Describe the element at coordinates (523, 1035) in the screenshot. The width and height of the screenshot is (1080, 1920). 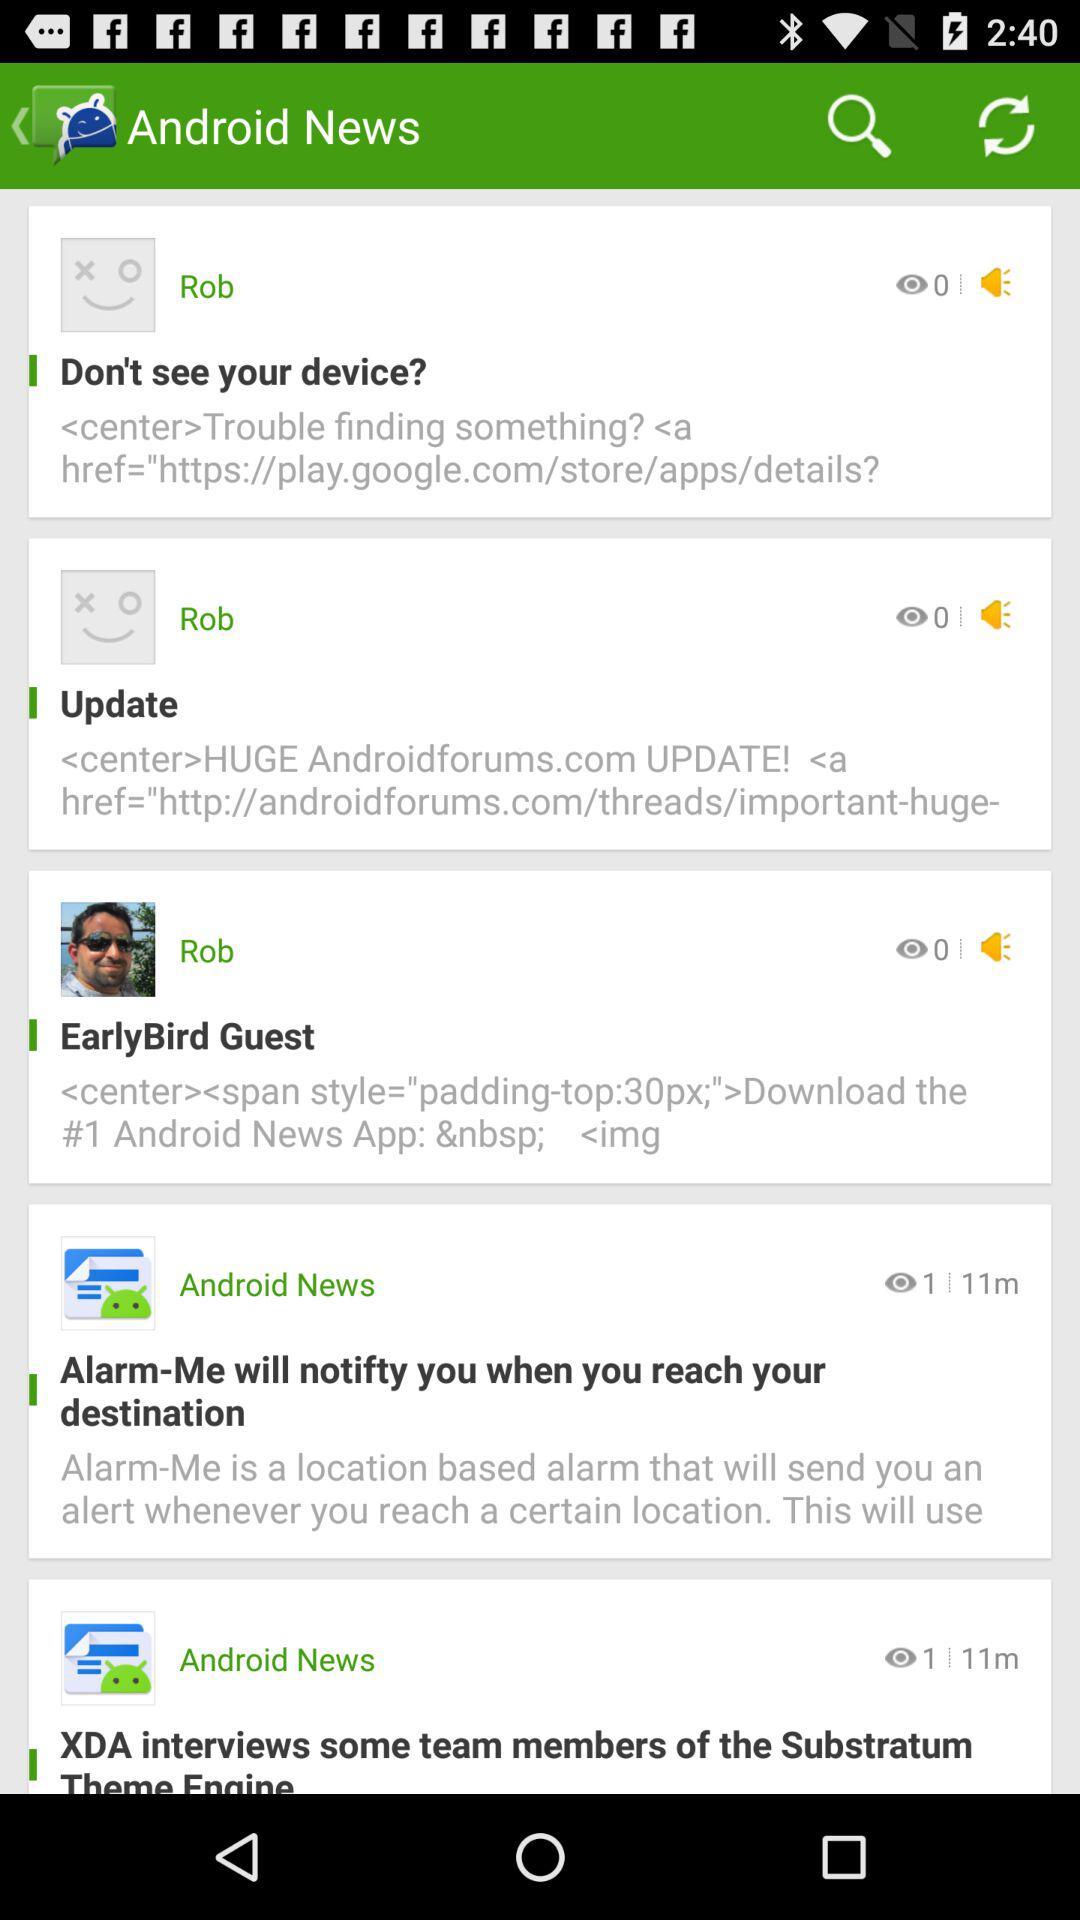
I see `earlybird guest icon` at that location.